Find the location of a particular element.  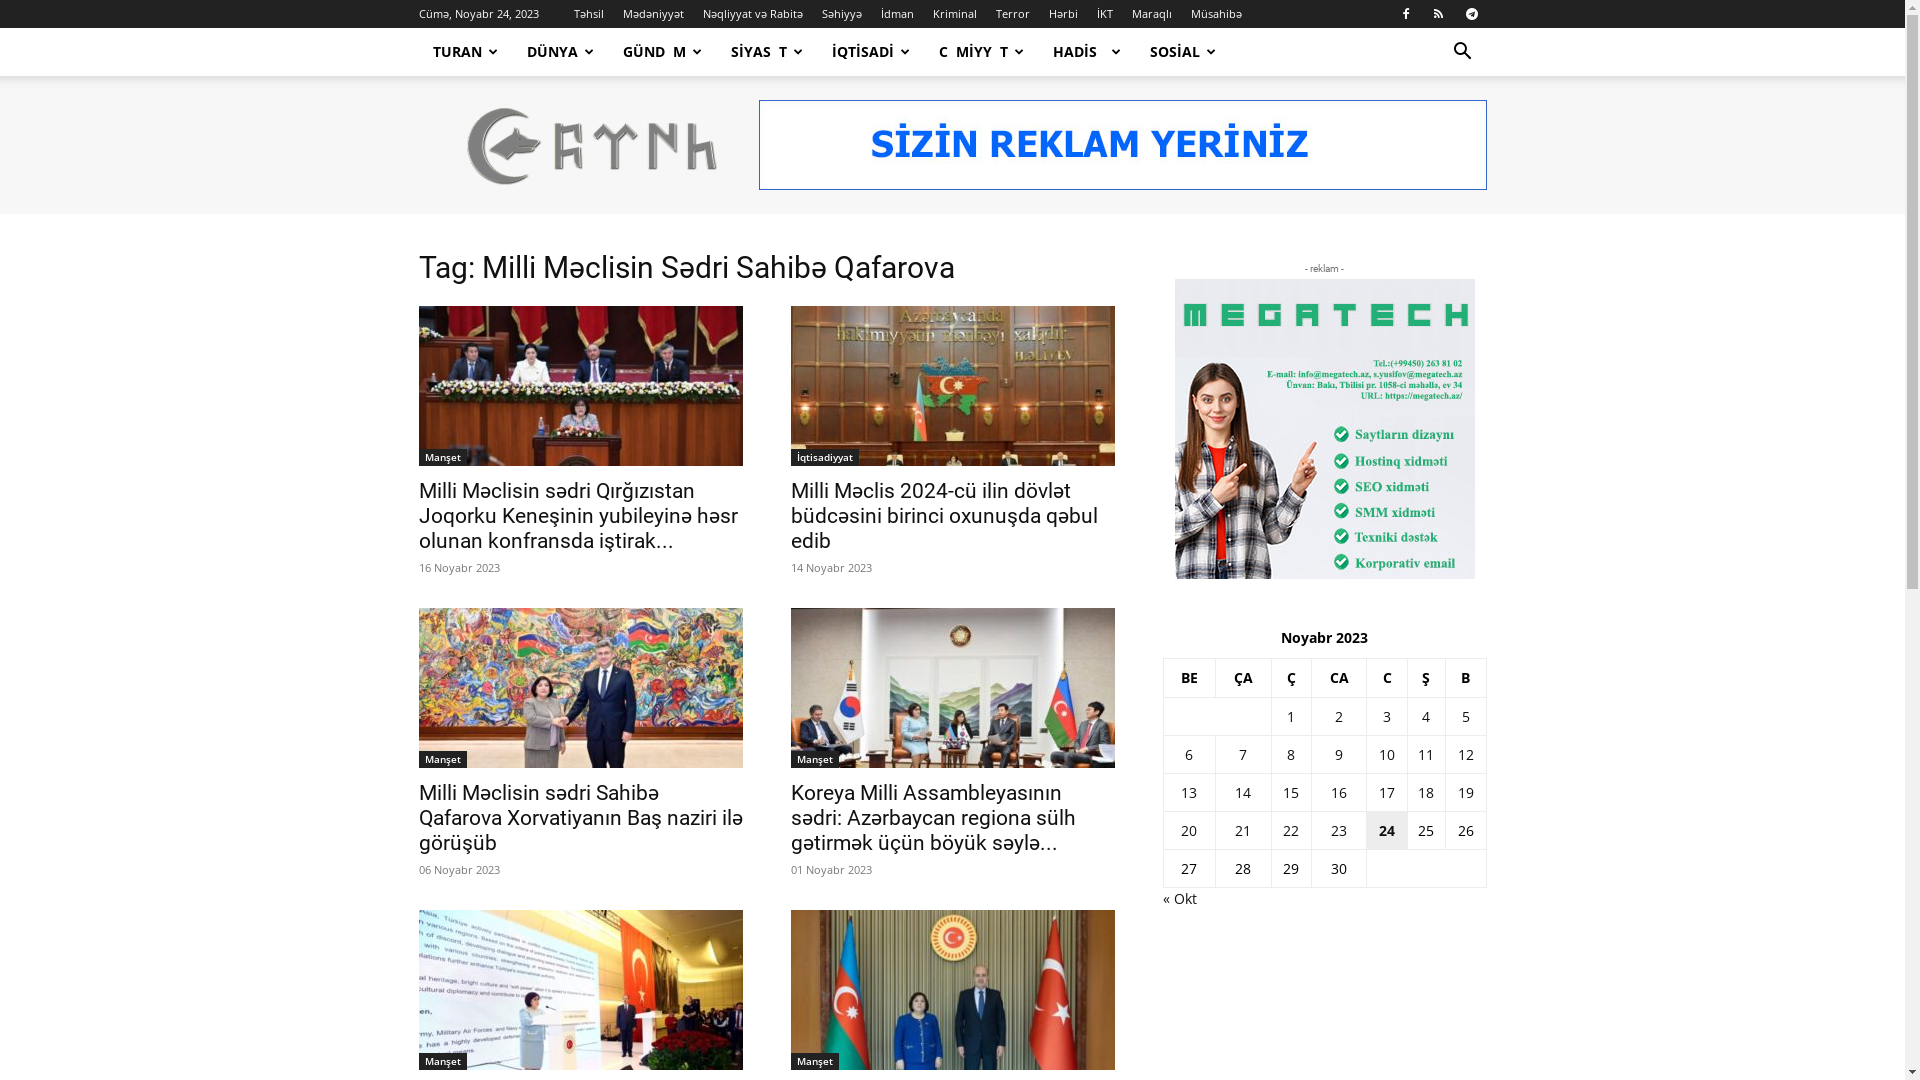

'21' is located at coordinates (1233, 830).